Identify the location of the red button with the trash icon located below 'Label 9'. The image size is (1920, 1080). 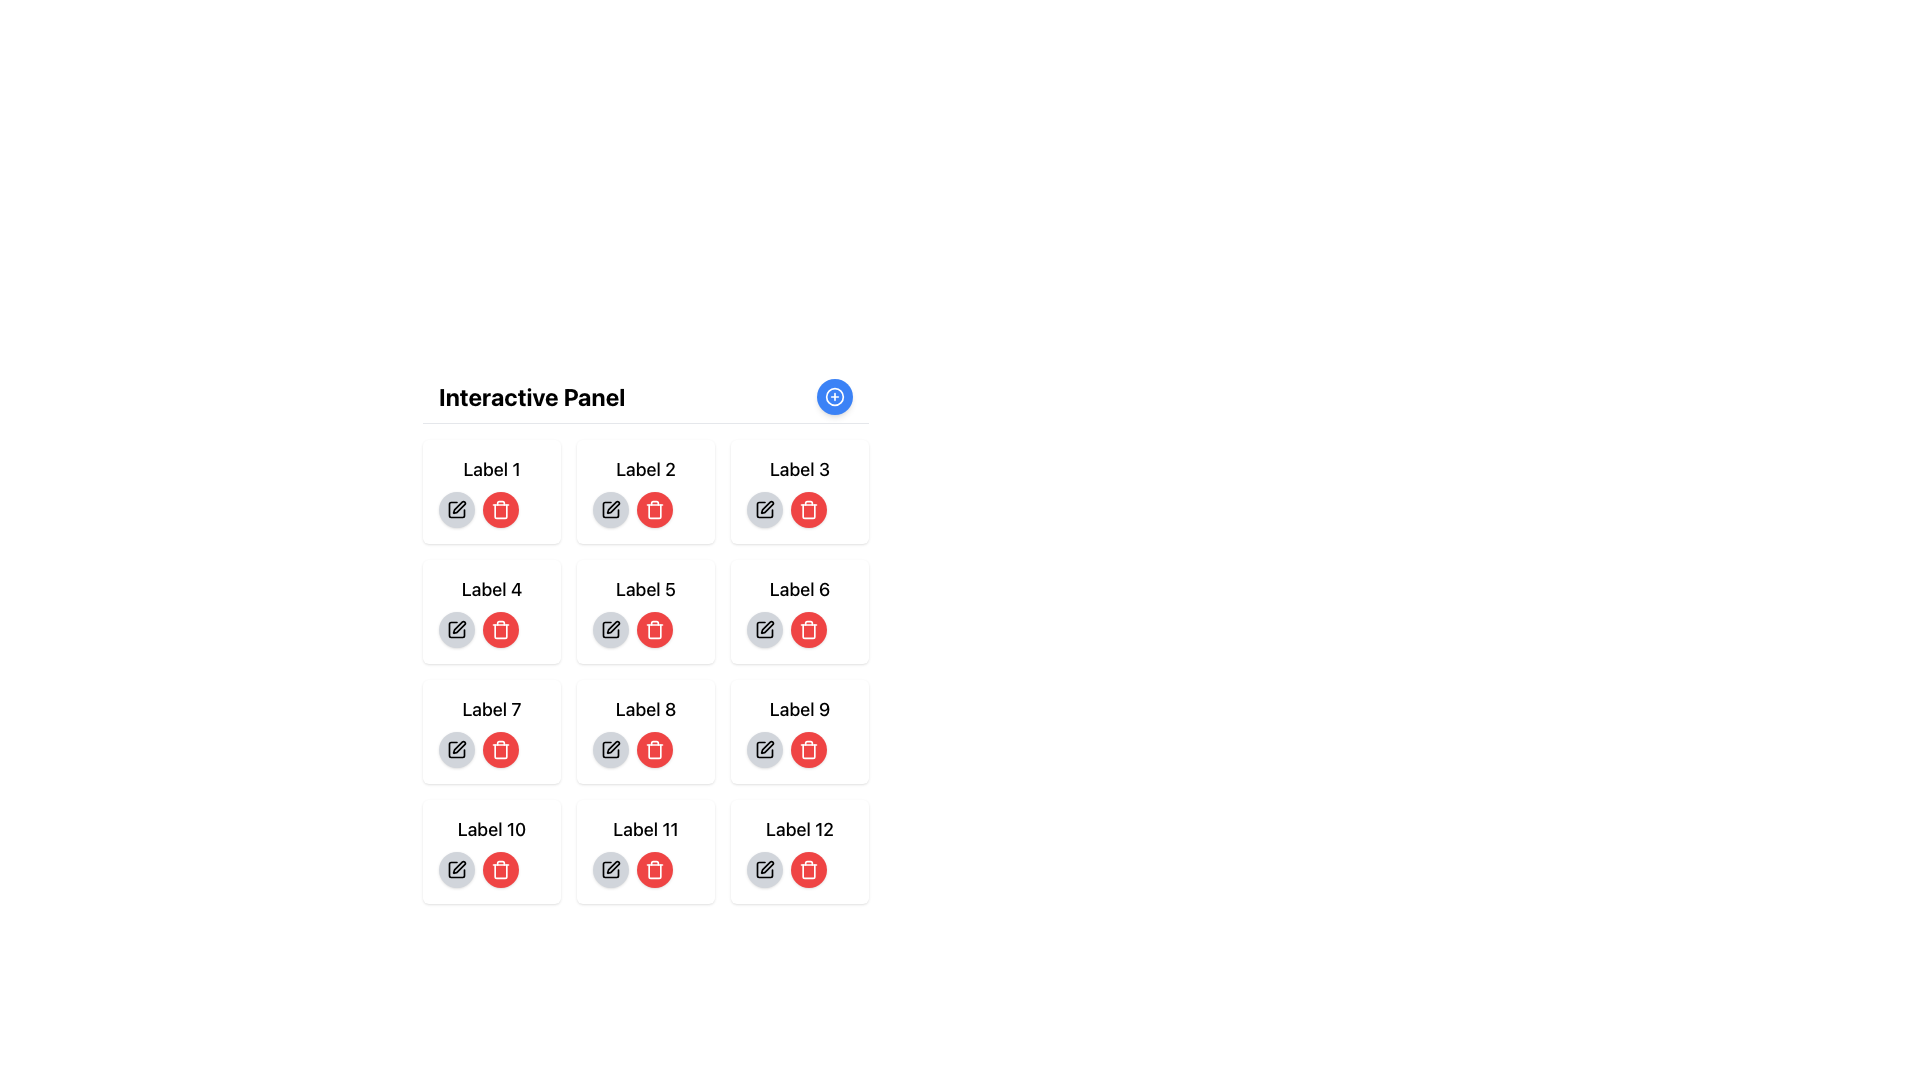
(800, 749).